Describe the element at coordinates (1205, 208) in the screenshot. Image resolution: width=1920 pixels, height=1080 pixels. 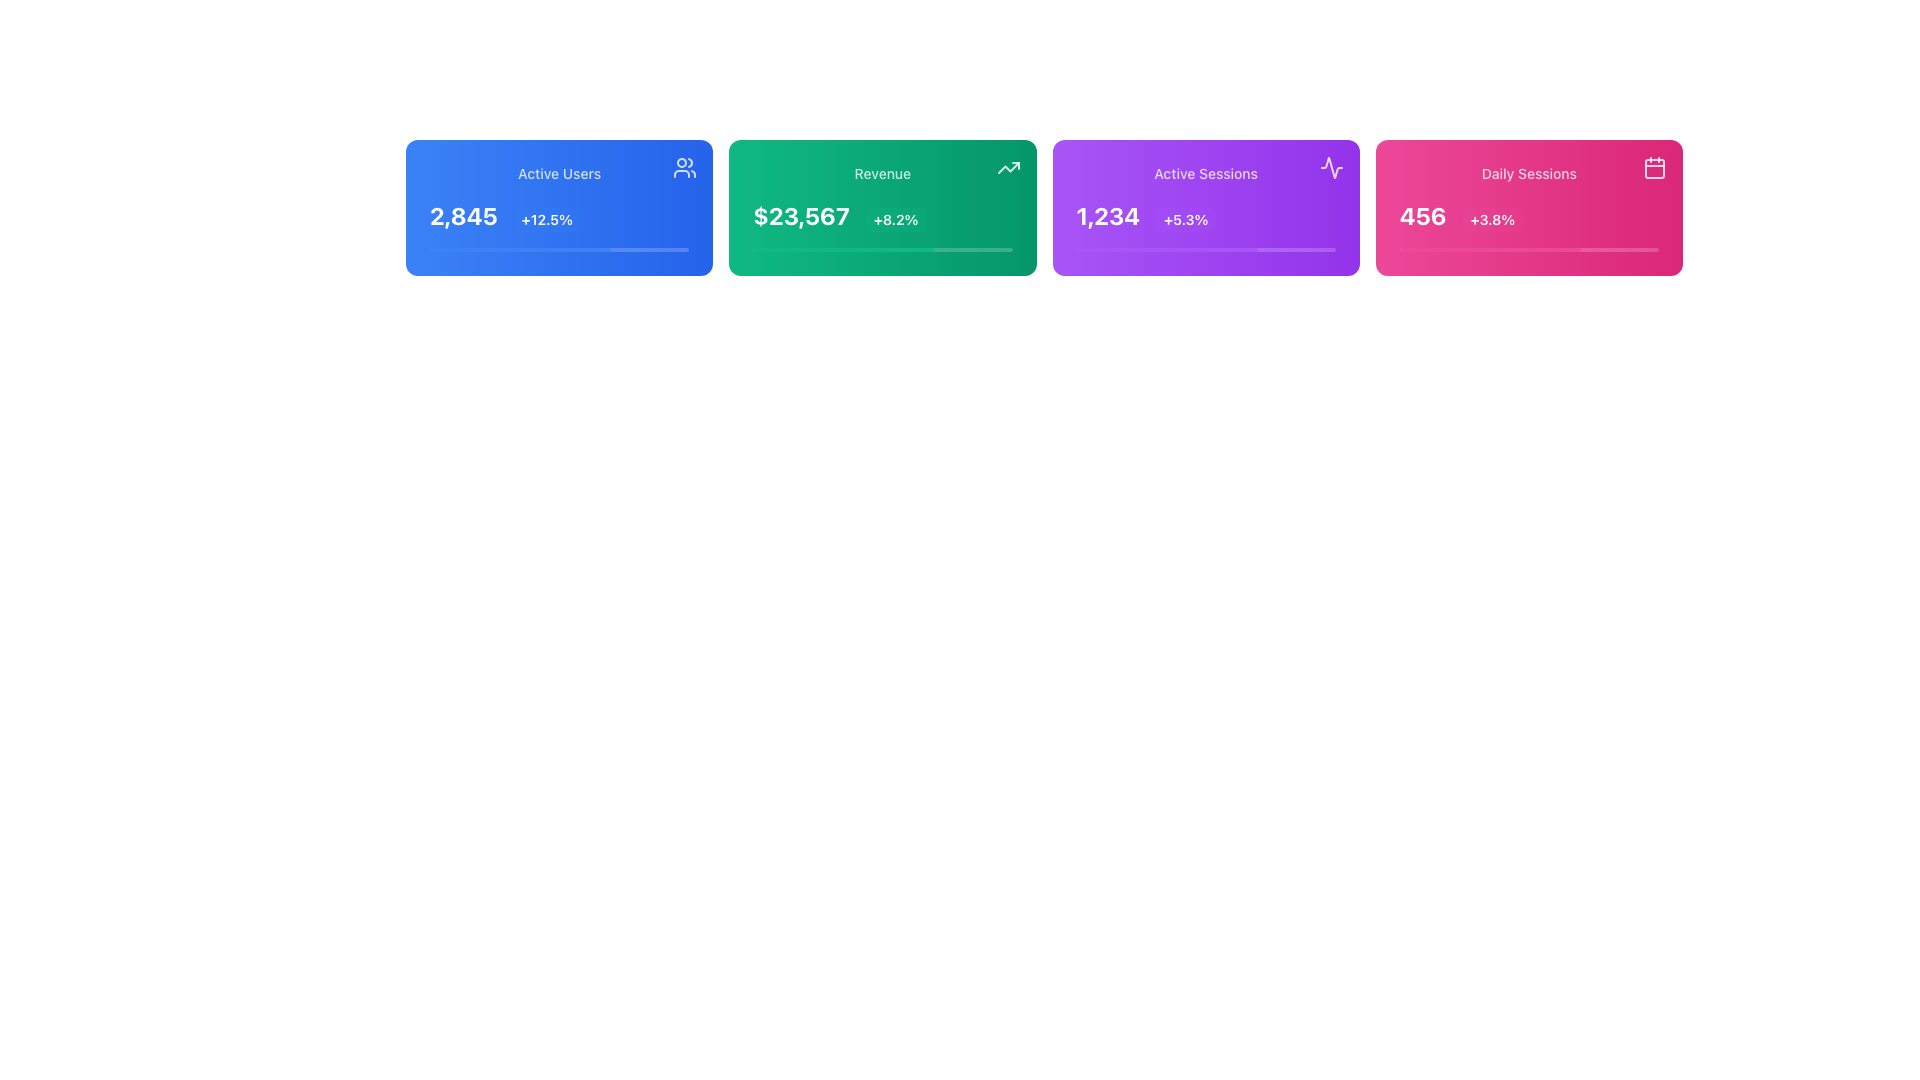
I see `the textual display element showing the active sessions with the bold value '1,234' and the percentage change '+5.3%'` at that location.